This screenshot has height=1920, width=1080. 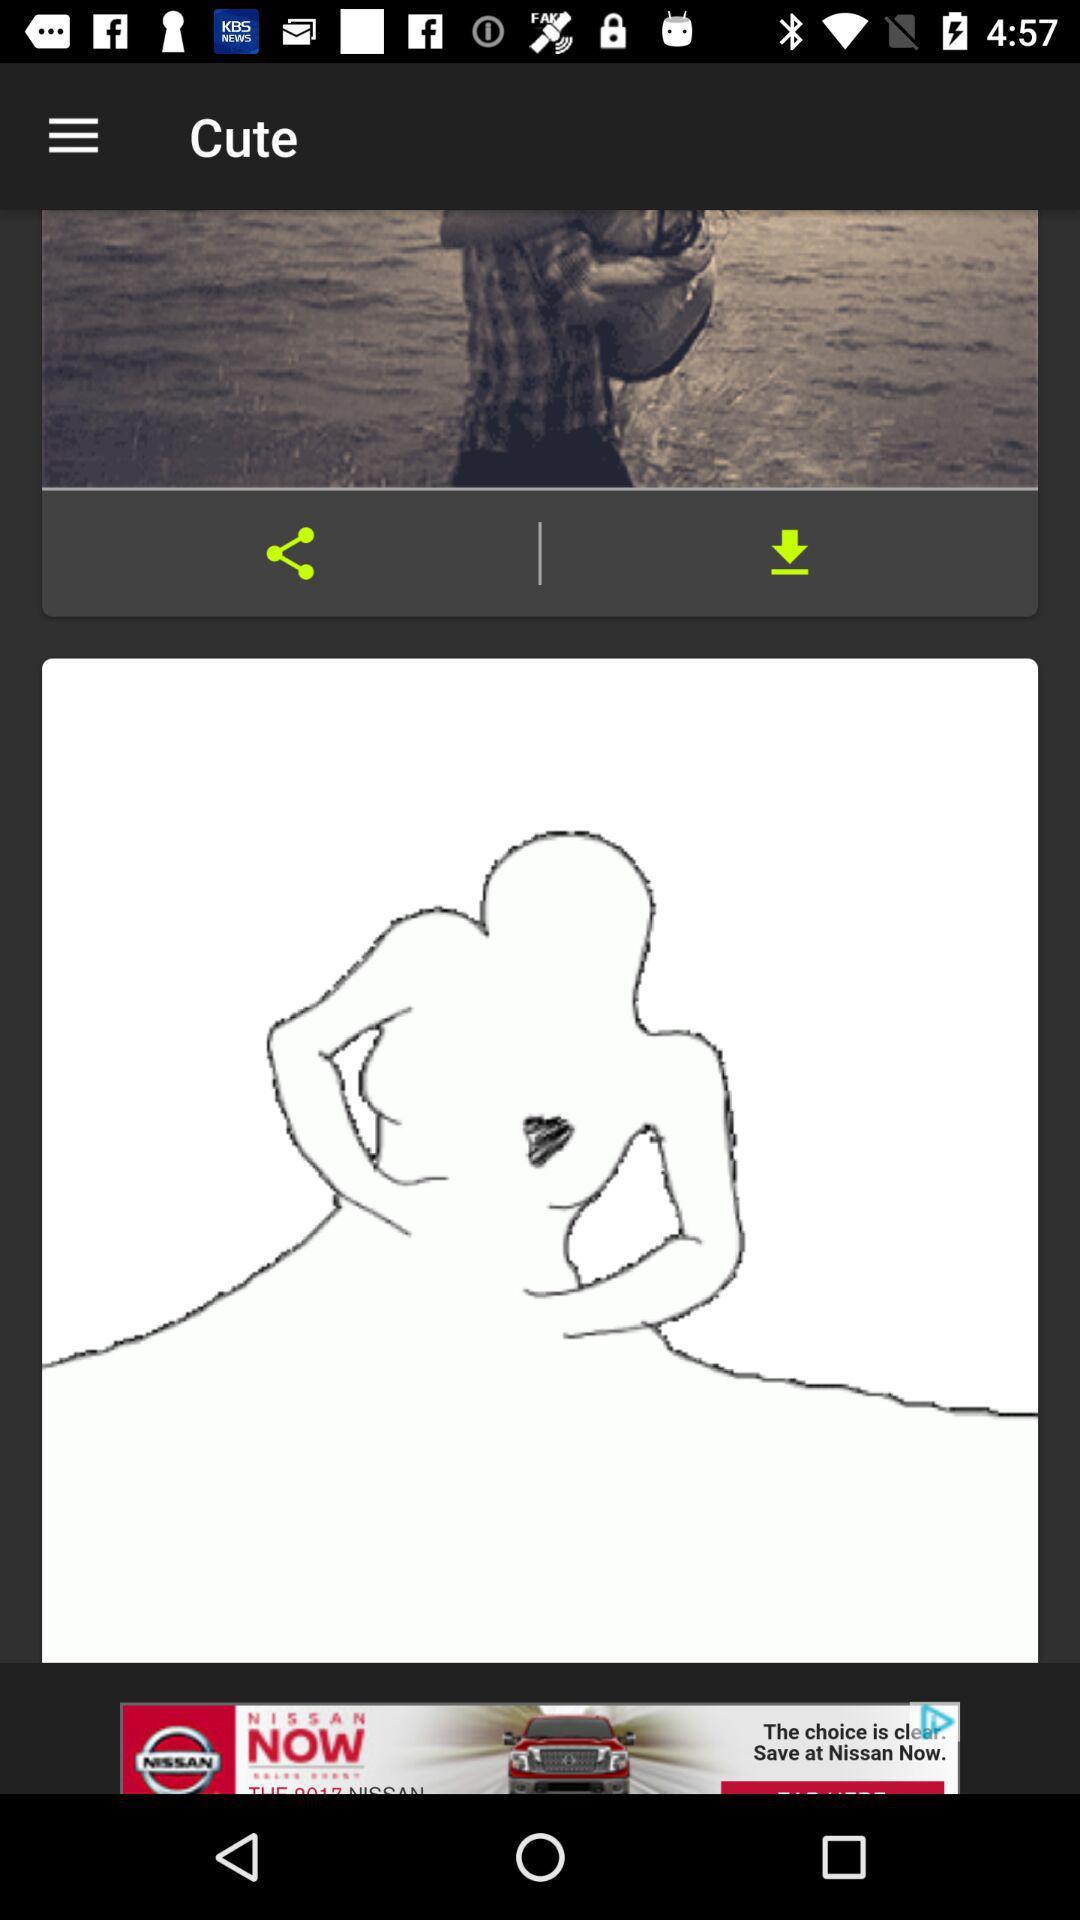 What do you see at coordinates (788, 553) in the screenshot?
I see `download option turned on` at bounding box center [788, 553].